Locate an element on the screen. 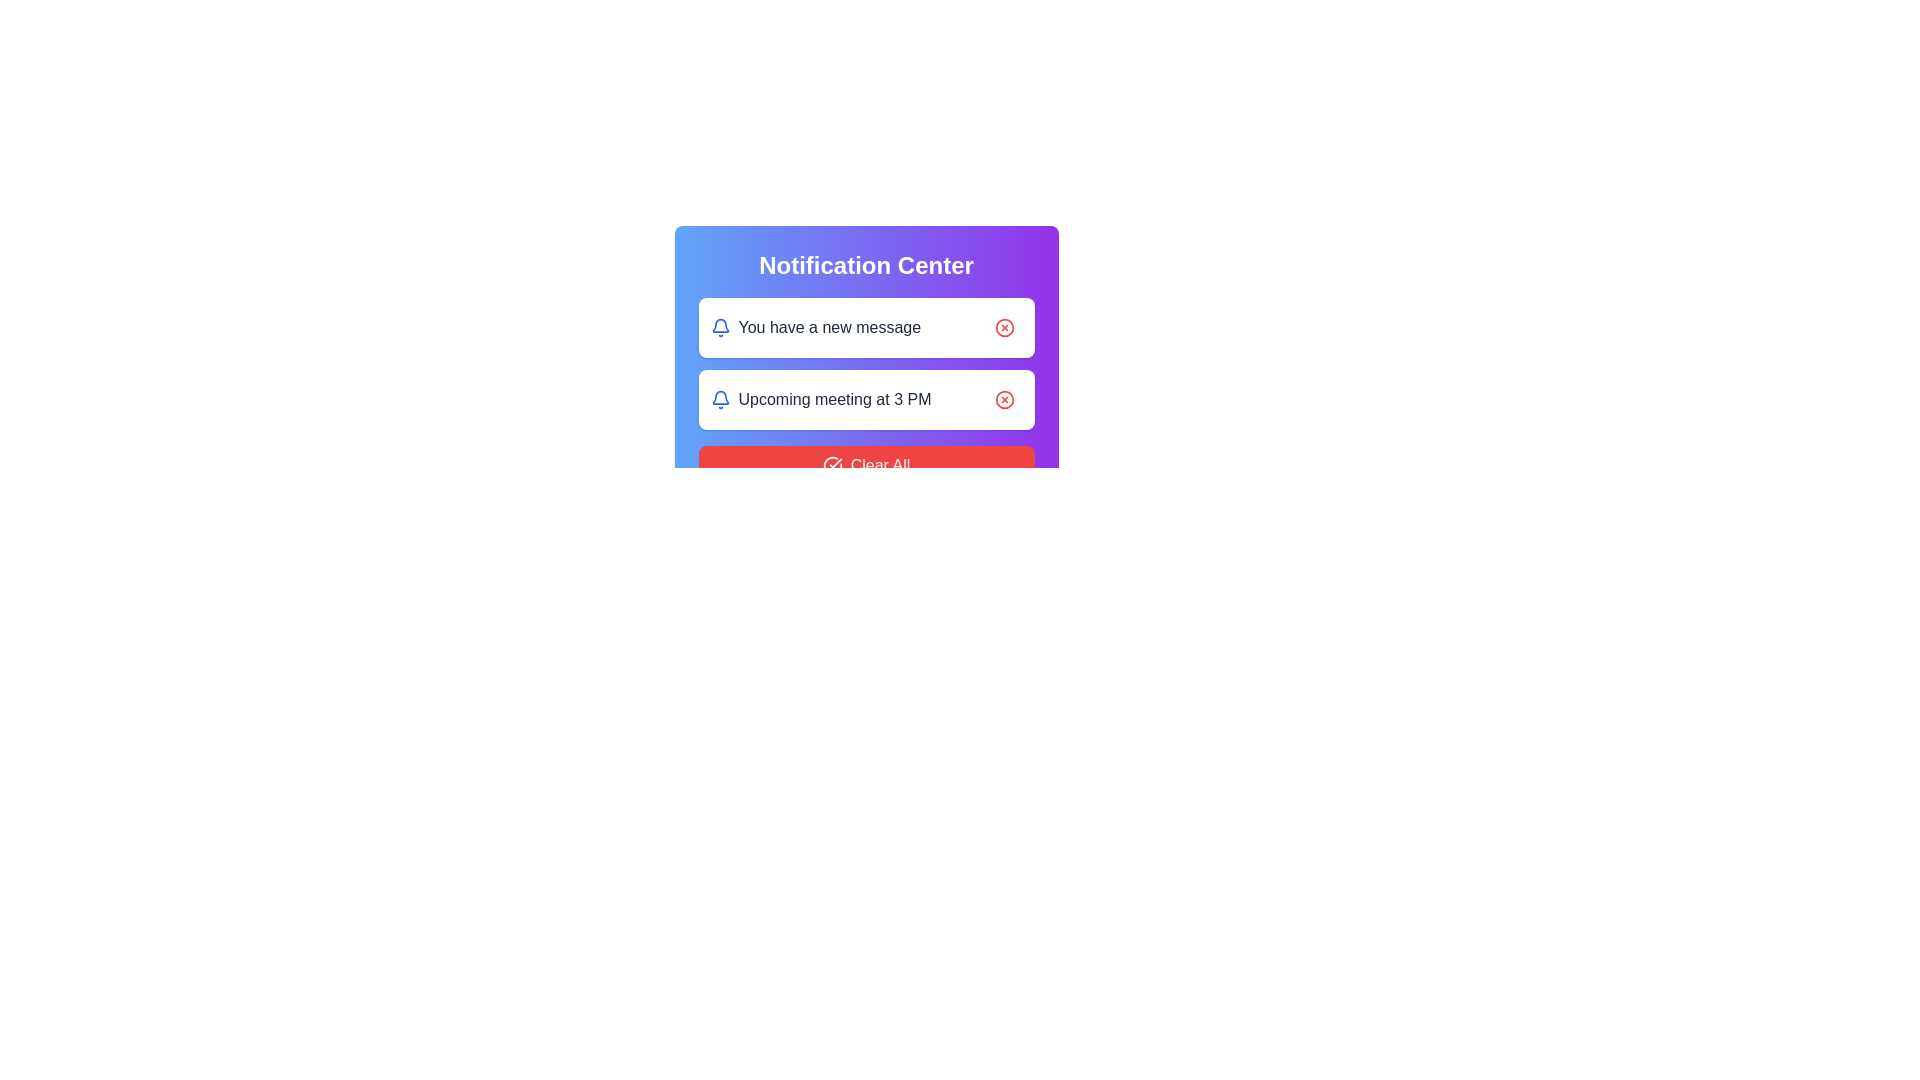 The image size is (1920, 1080). the close button icon located to the right of the text 'You have a new message' in the top notification of the notification center for possible visual feedback is located at coordinates (1004, 326).